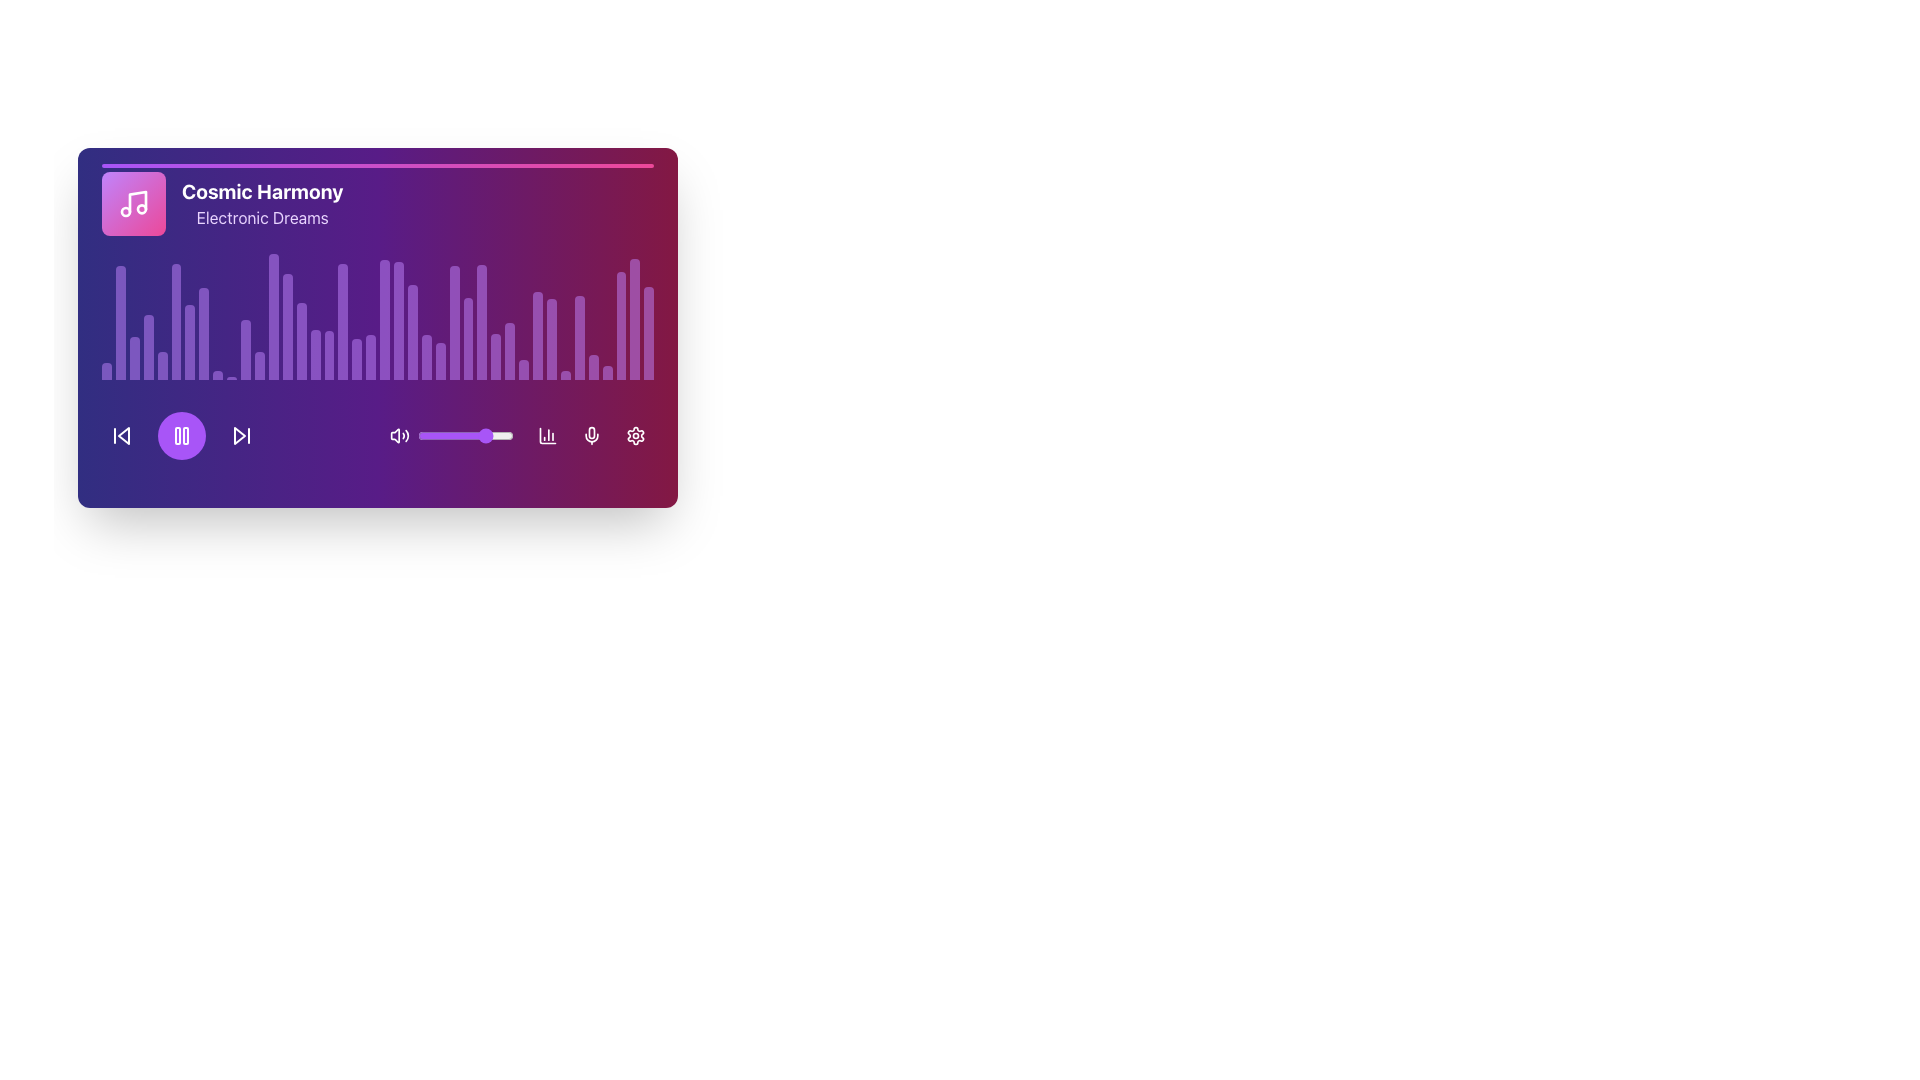  What do you see at coordinates (378, 276) in the screenshot?
I see `the graphical area of the Graphical Equalizer Visualizer to interact with the audio feedback it represents` at bounding box center [378, 276].